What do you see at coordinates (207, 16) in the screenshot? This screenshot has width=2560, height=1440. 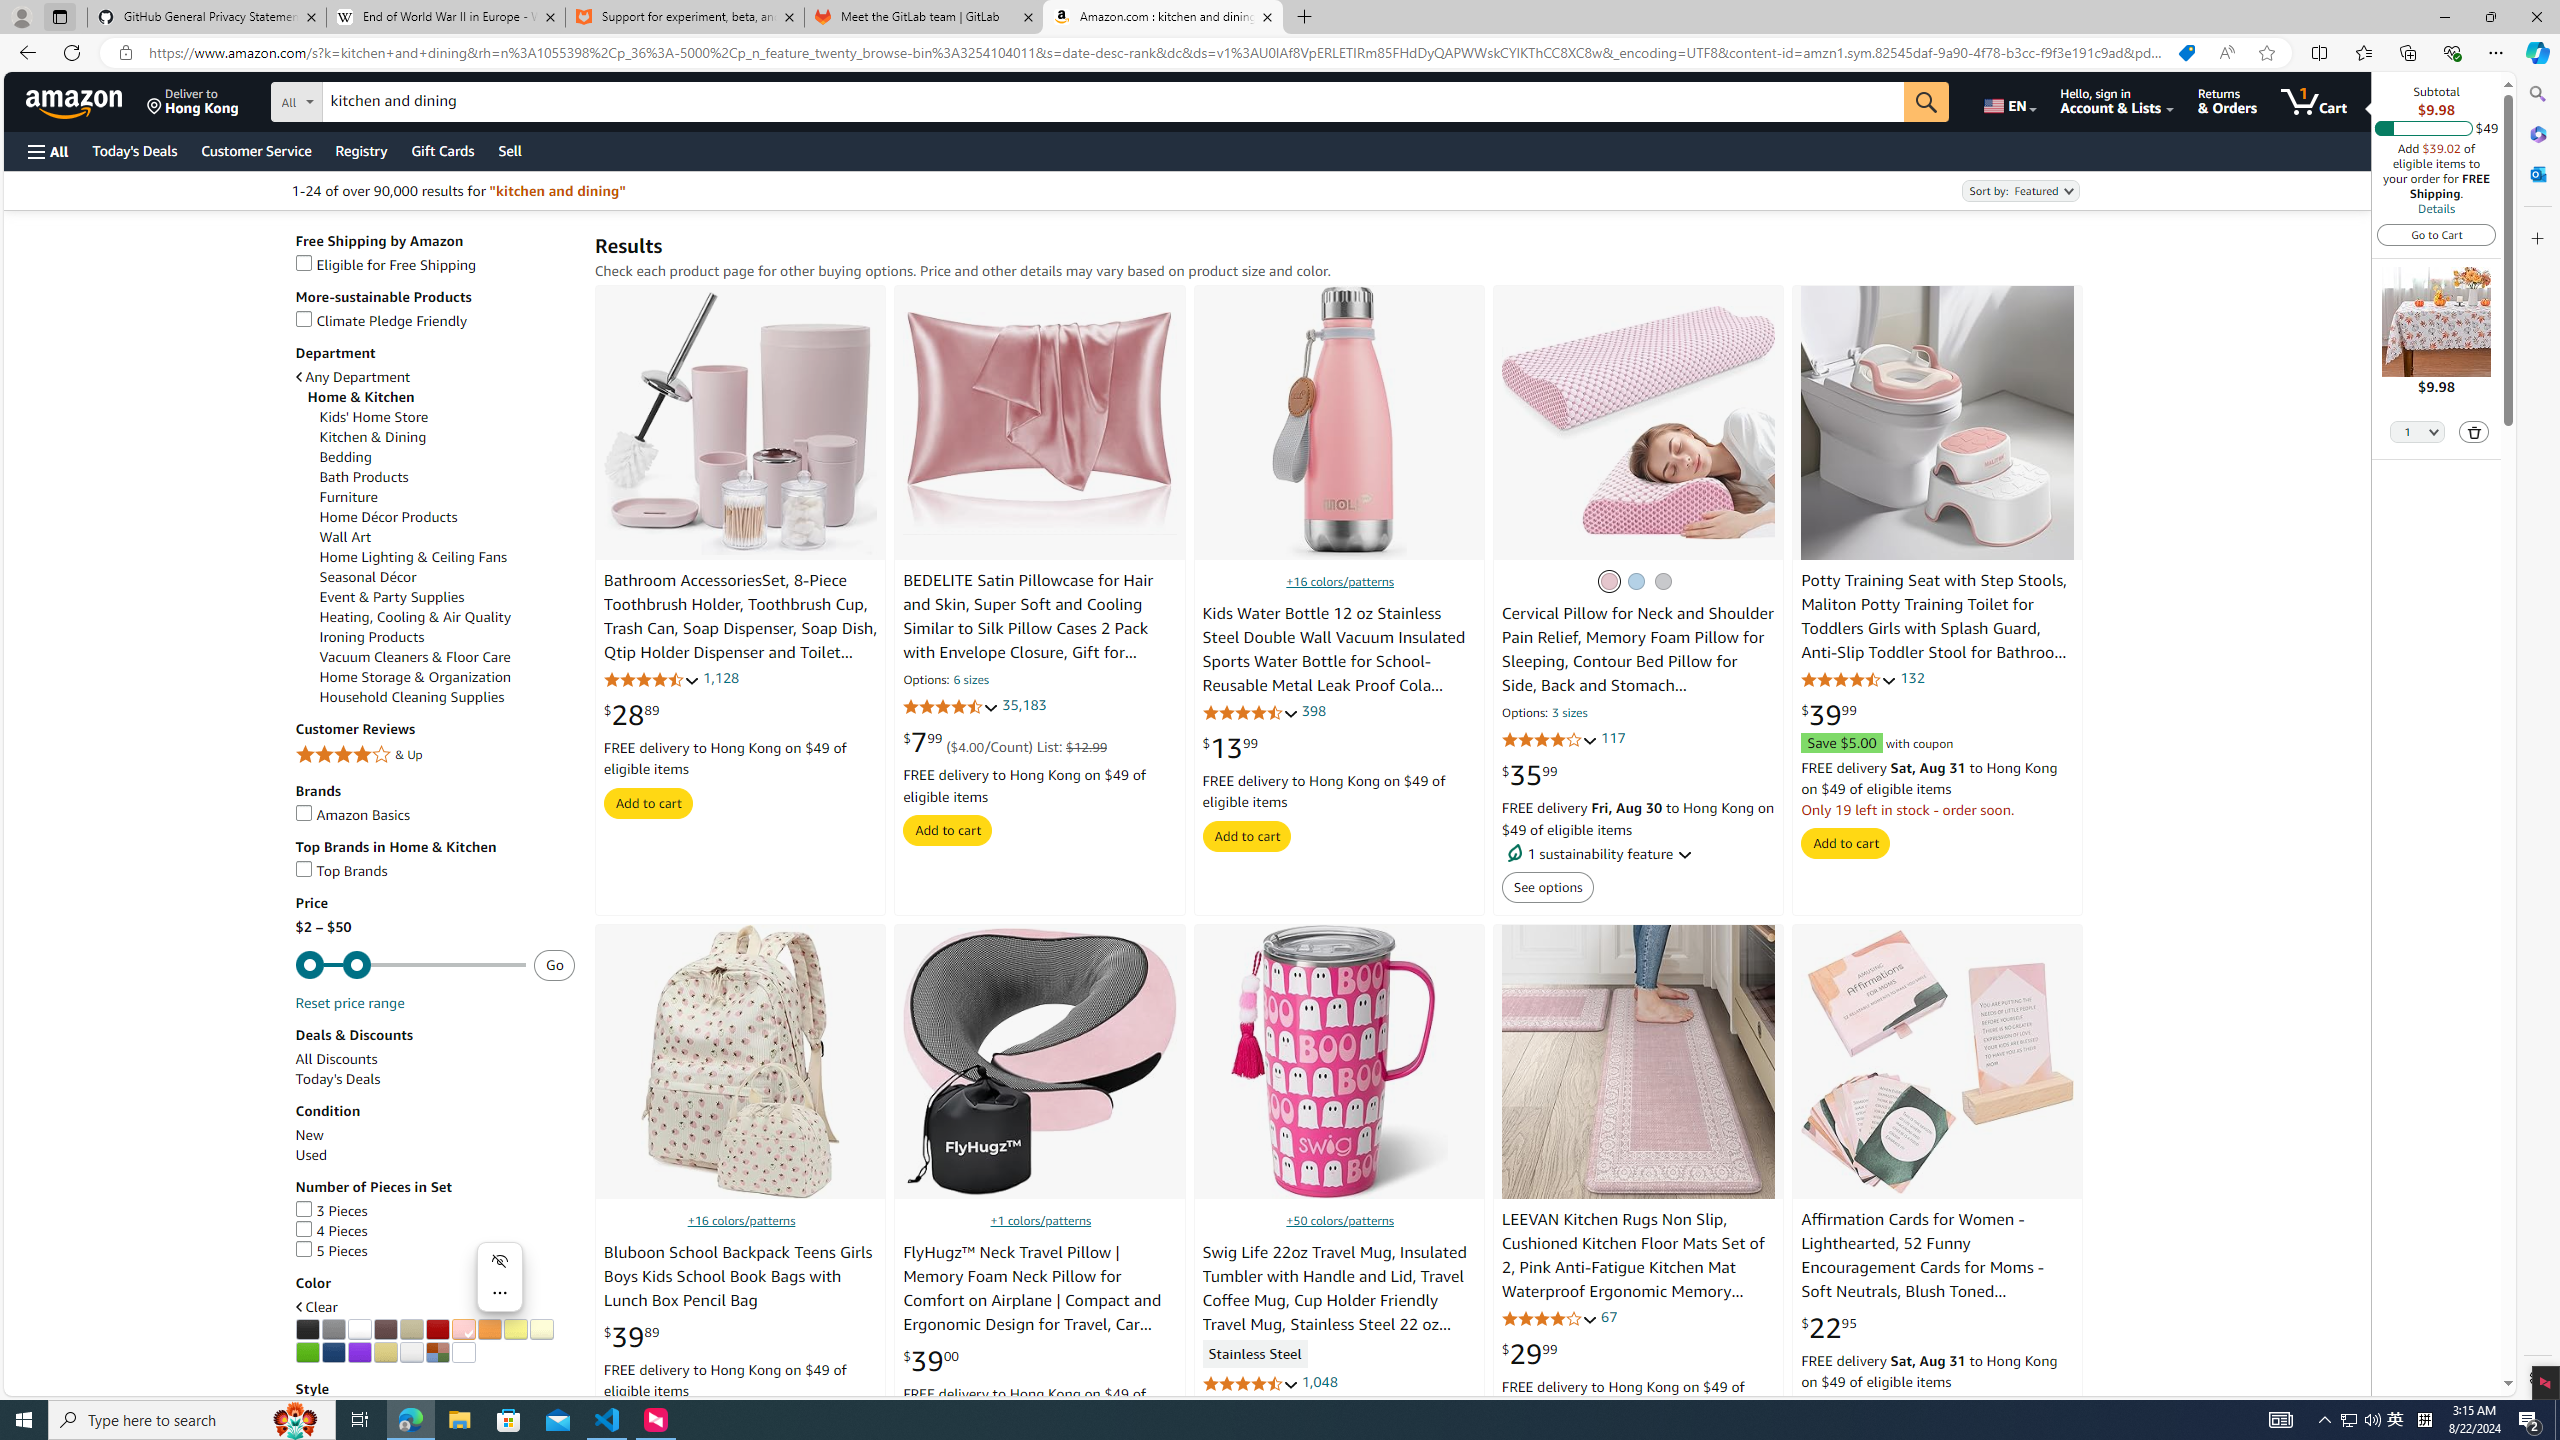 I see `'GitHub General Privacy Statement - GitHub Docs'` at bounding box center [207, 16].